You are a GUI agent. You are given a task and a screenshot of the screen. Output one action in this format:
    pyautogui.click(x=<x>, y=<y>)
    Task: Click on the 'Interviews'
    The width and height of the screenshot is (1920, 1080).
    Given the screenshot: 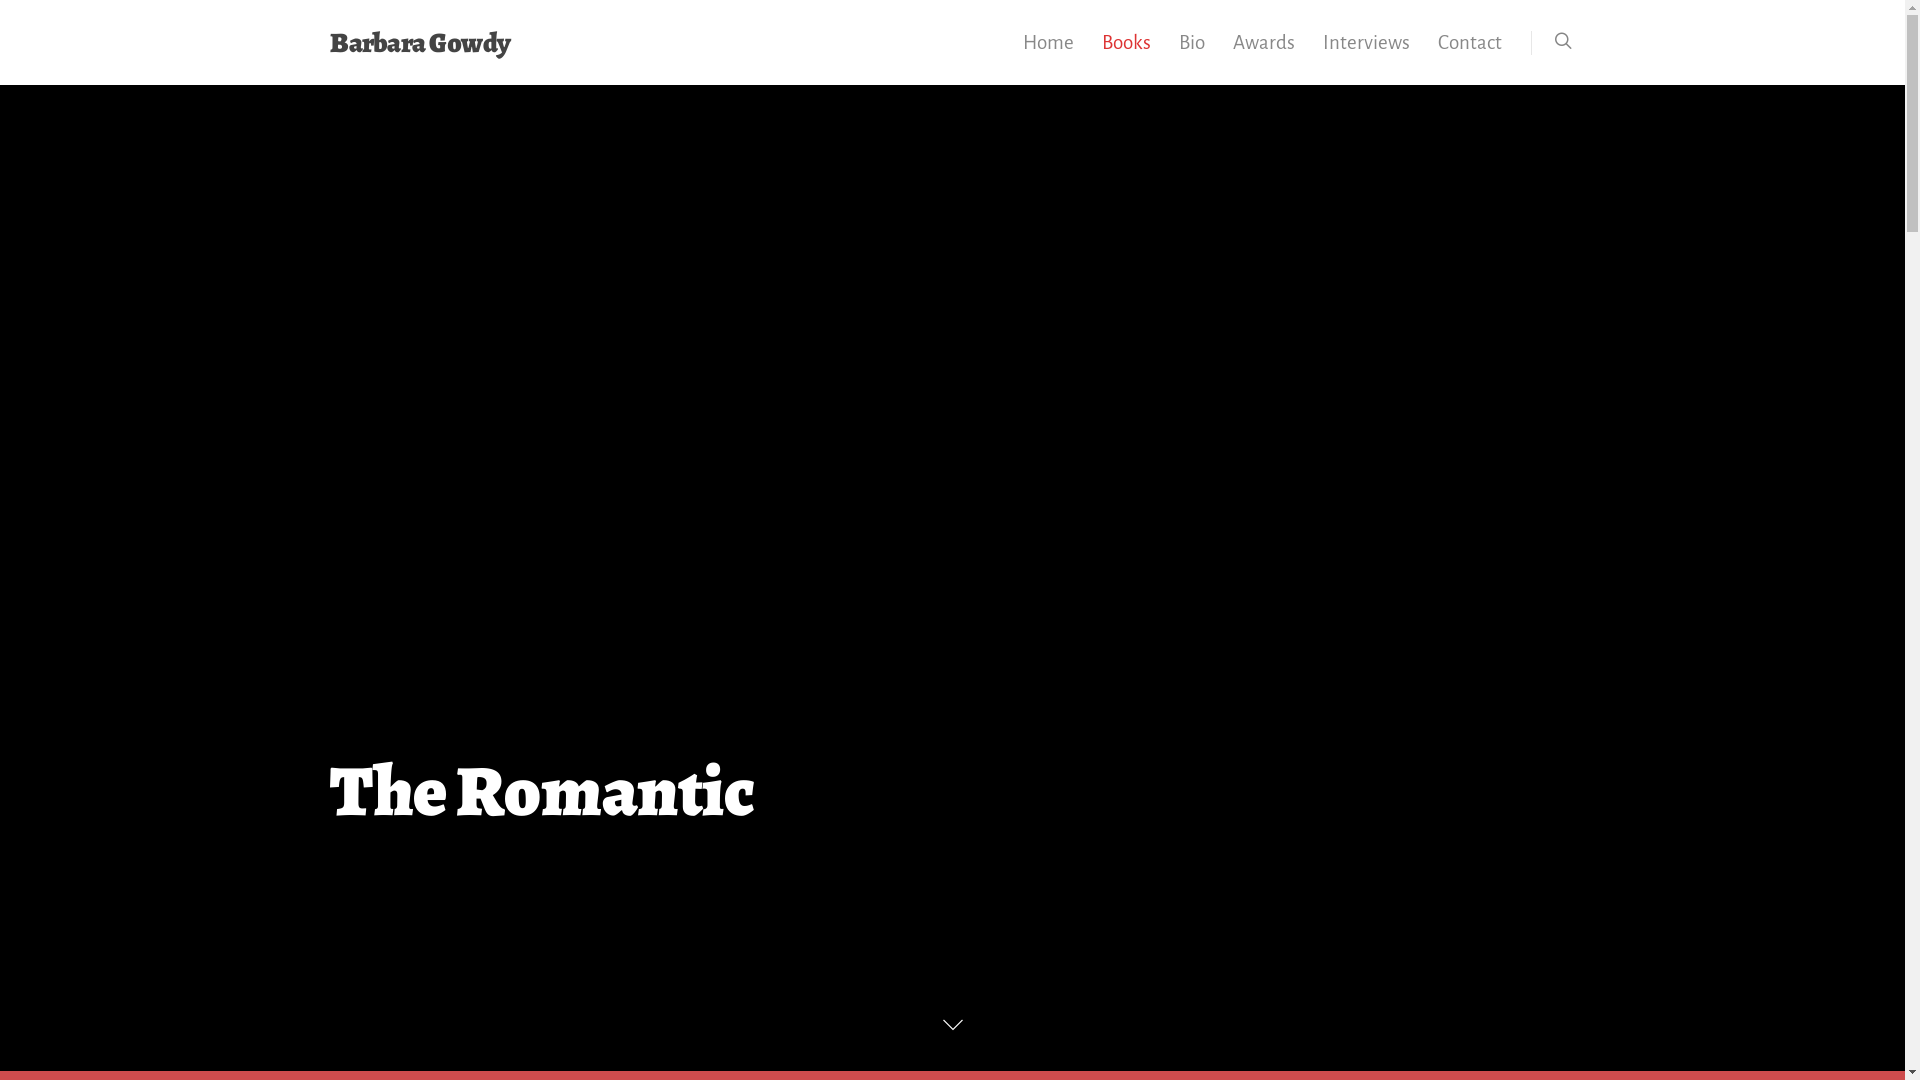 What is the action you would take?
    pyautogui.click(x=1365, y=55)
    